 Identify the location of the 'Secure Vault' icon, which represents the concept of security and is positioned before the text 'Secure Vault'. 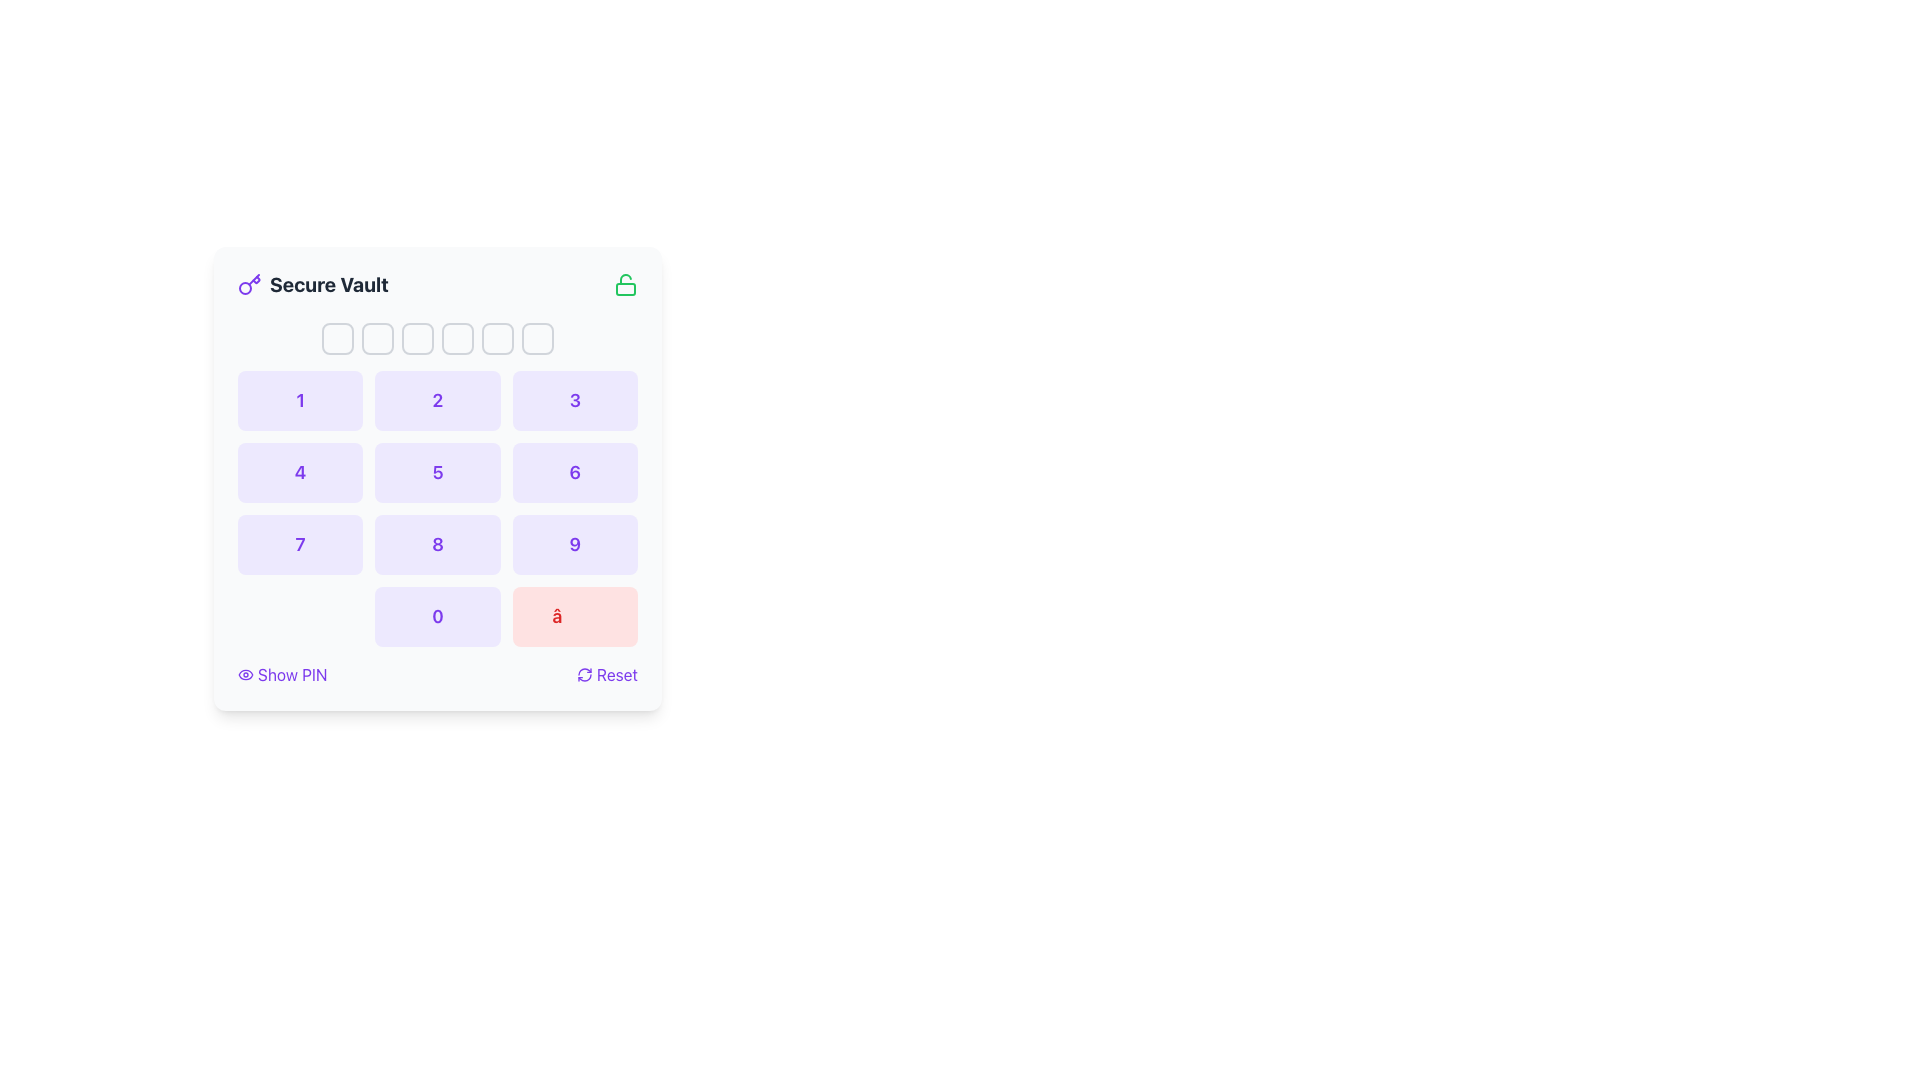
(248, 285).